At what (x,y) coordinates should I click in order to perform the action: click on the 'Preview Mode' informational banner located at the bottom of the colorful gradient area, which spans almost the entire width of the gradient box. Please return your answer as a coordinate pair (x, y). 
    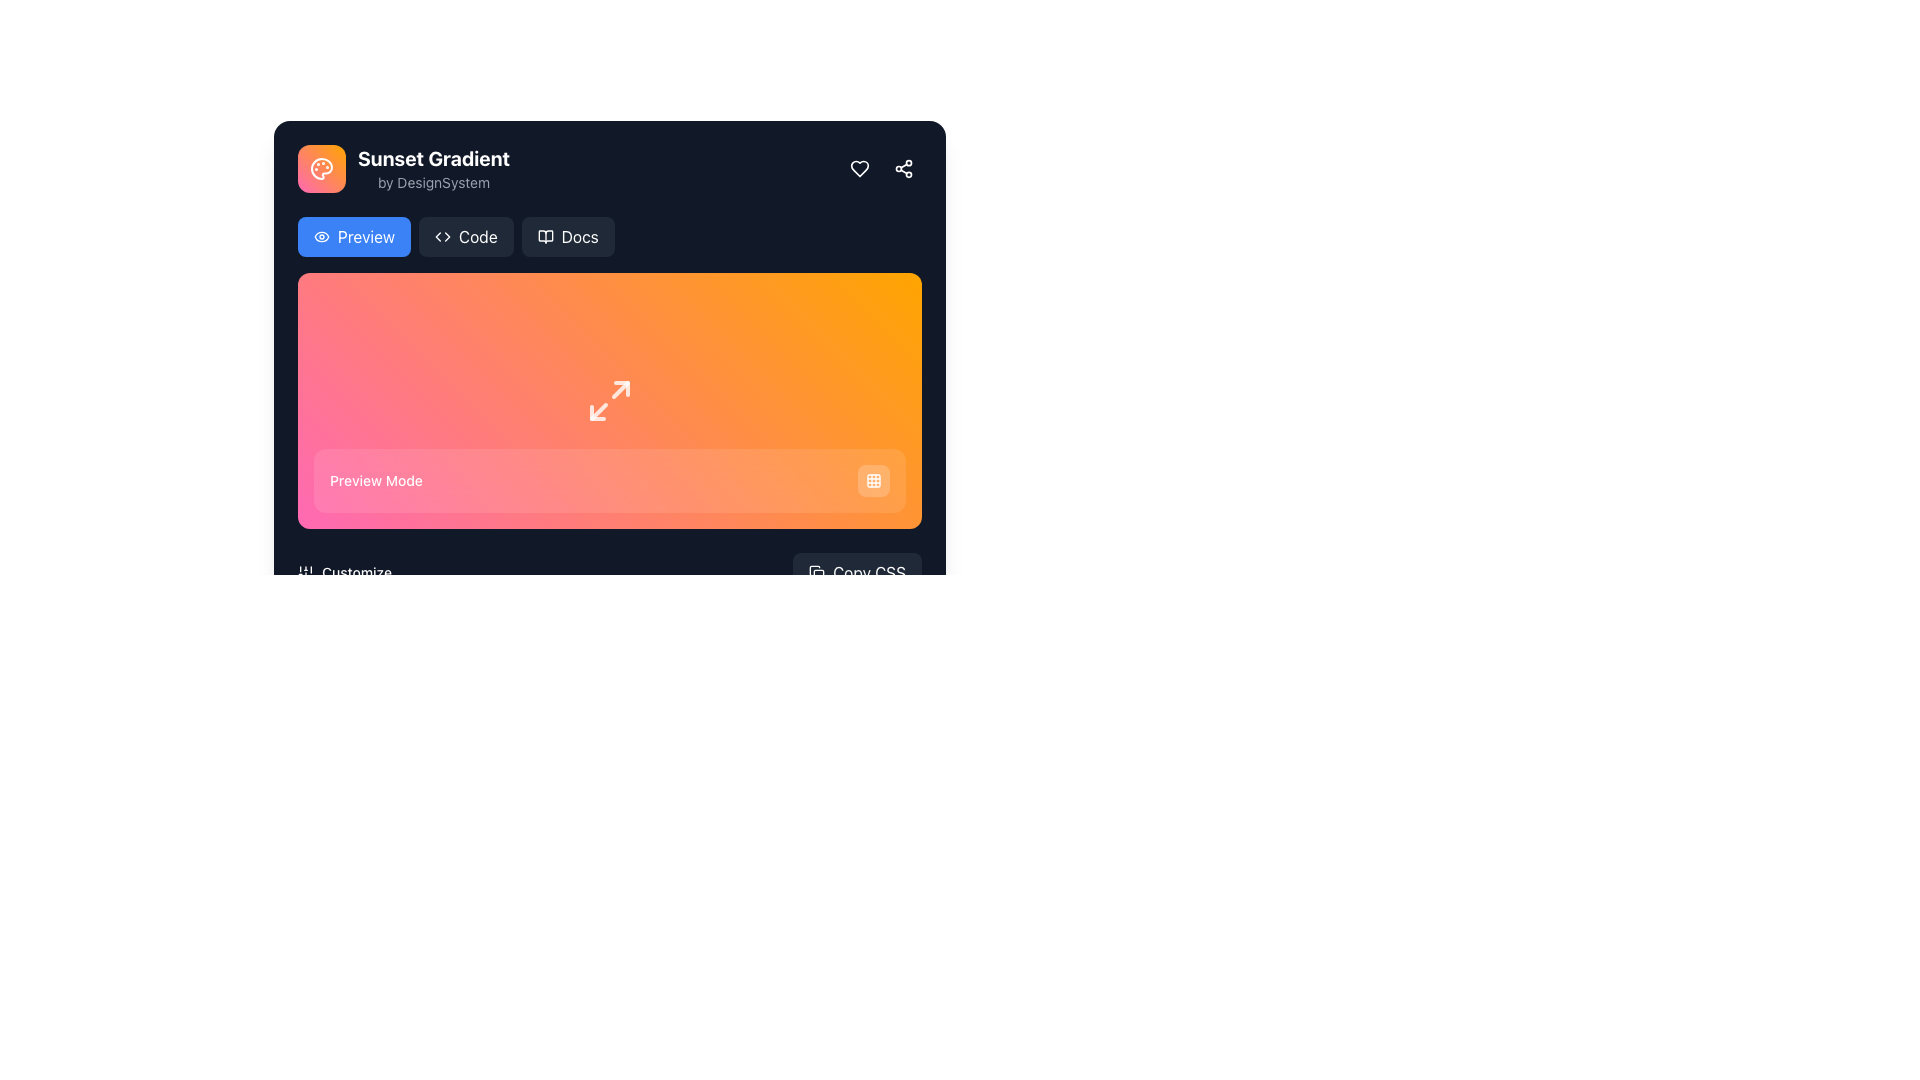
    Looking at the image, I should click on (608, 481).